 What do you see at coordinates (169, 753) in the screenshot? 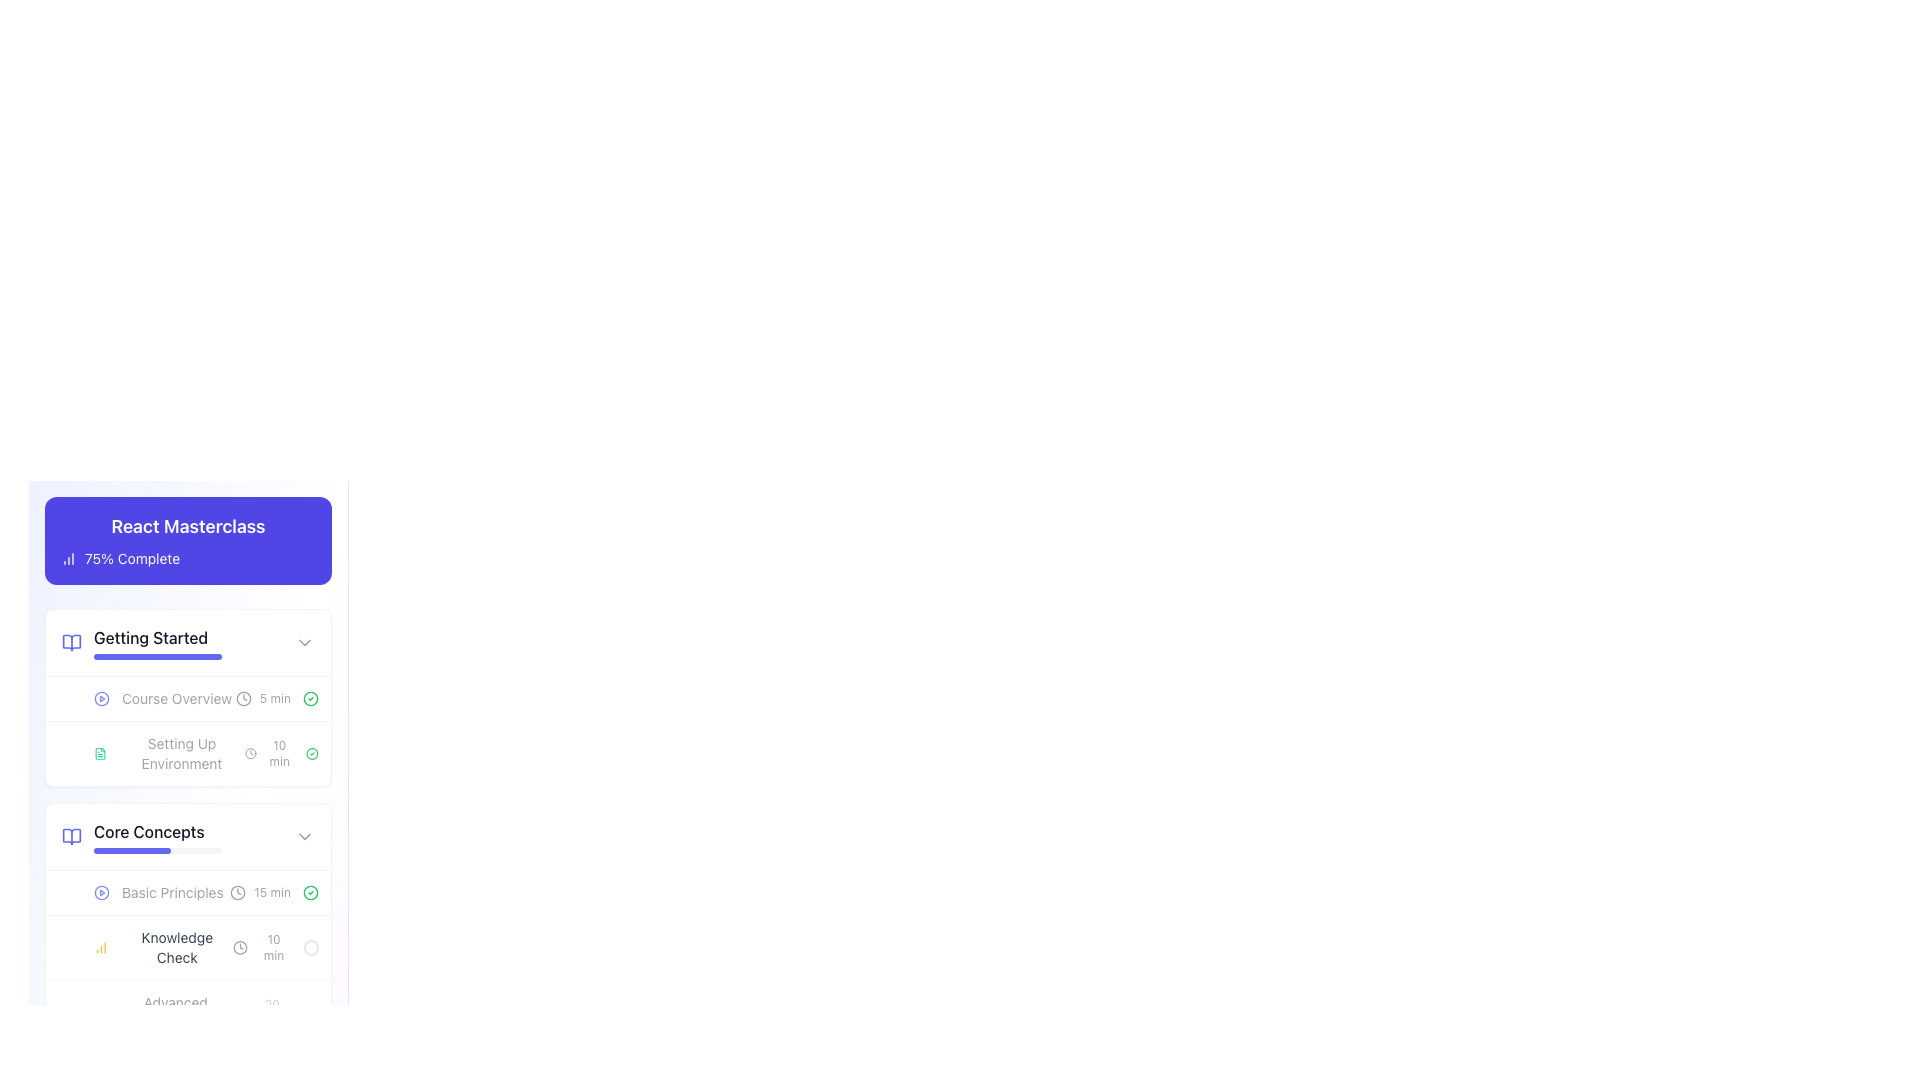
I see `the 'Setting Up Environment' text label with icon` at bounding box center [169, 753].